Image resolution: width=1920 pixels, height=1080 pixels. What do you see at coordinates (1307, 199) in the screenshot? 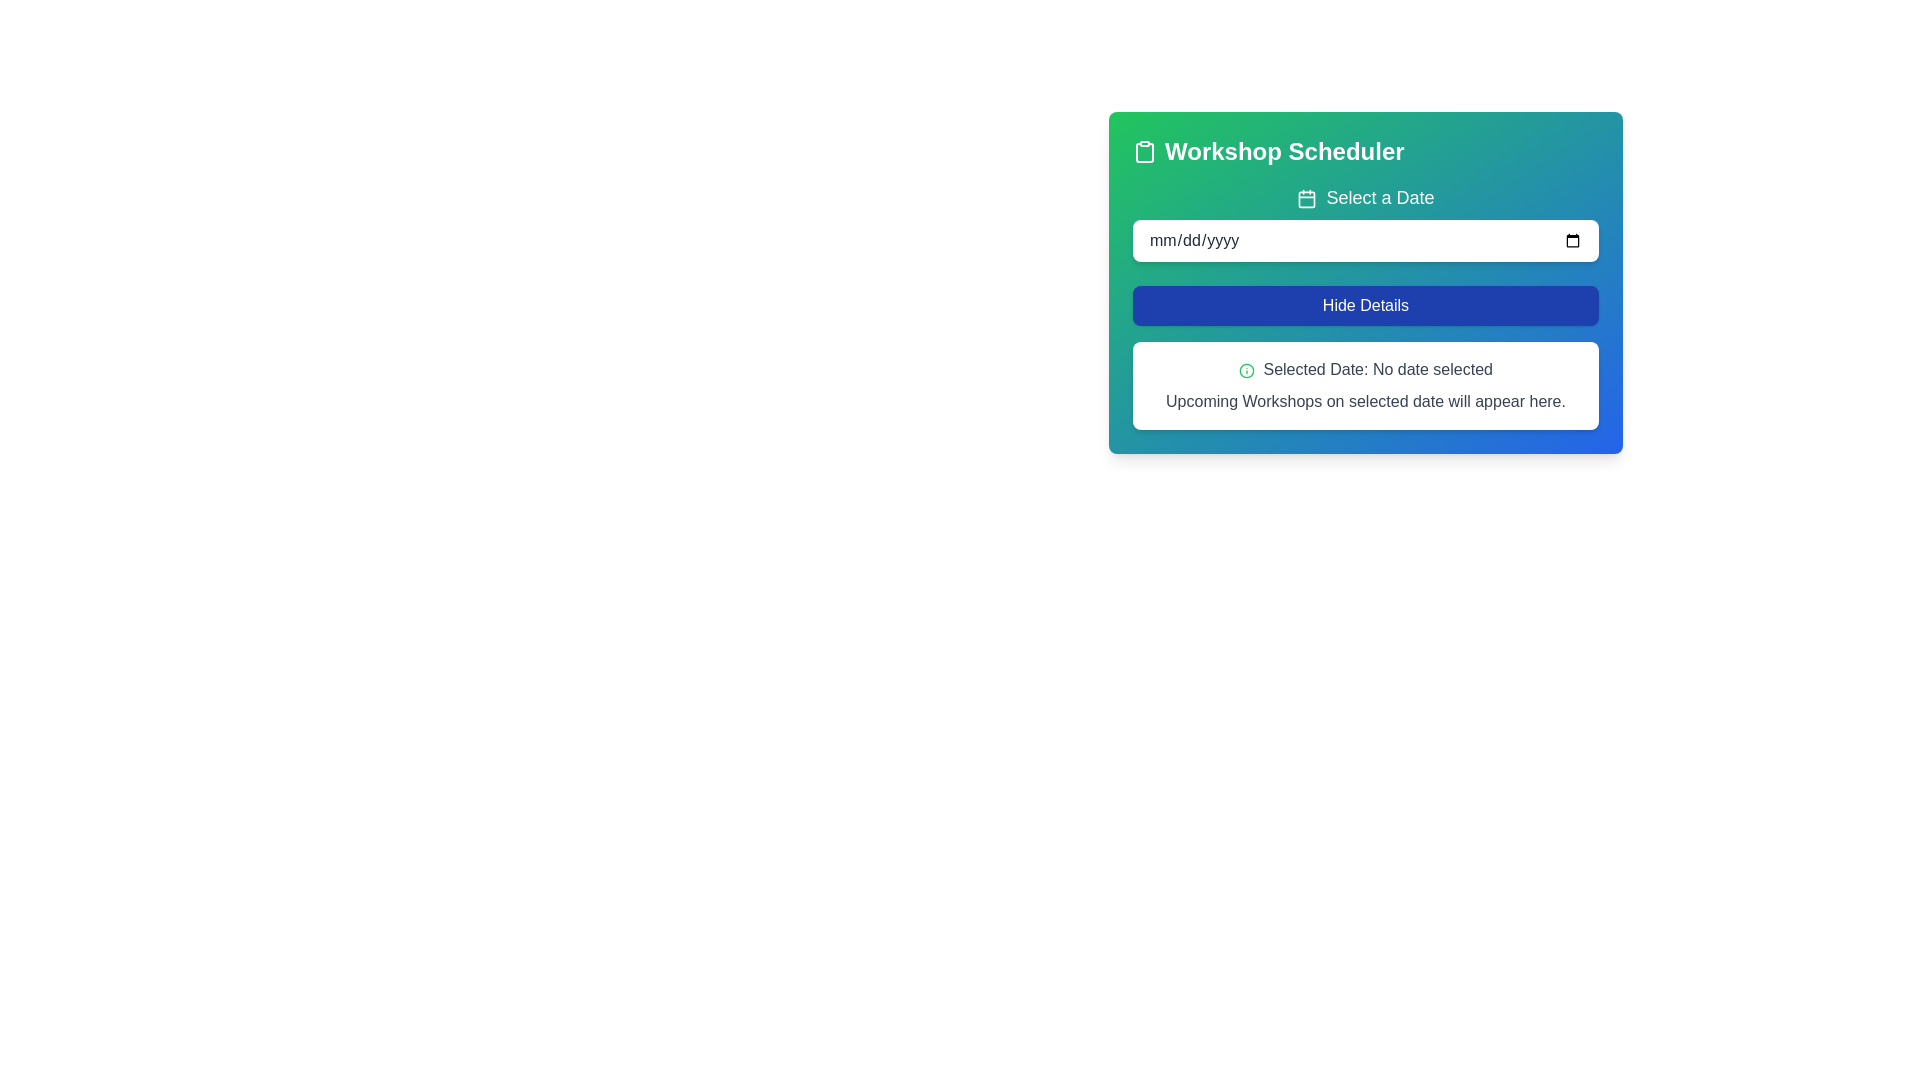
I see `the calendar icon, which is styled with a square outline and located to the left of the 'Select a Date' text label` at bounding box center [1307, 199].